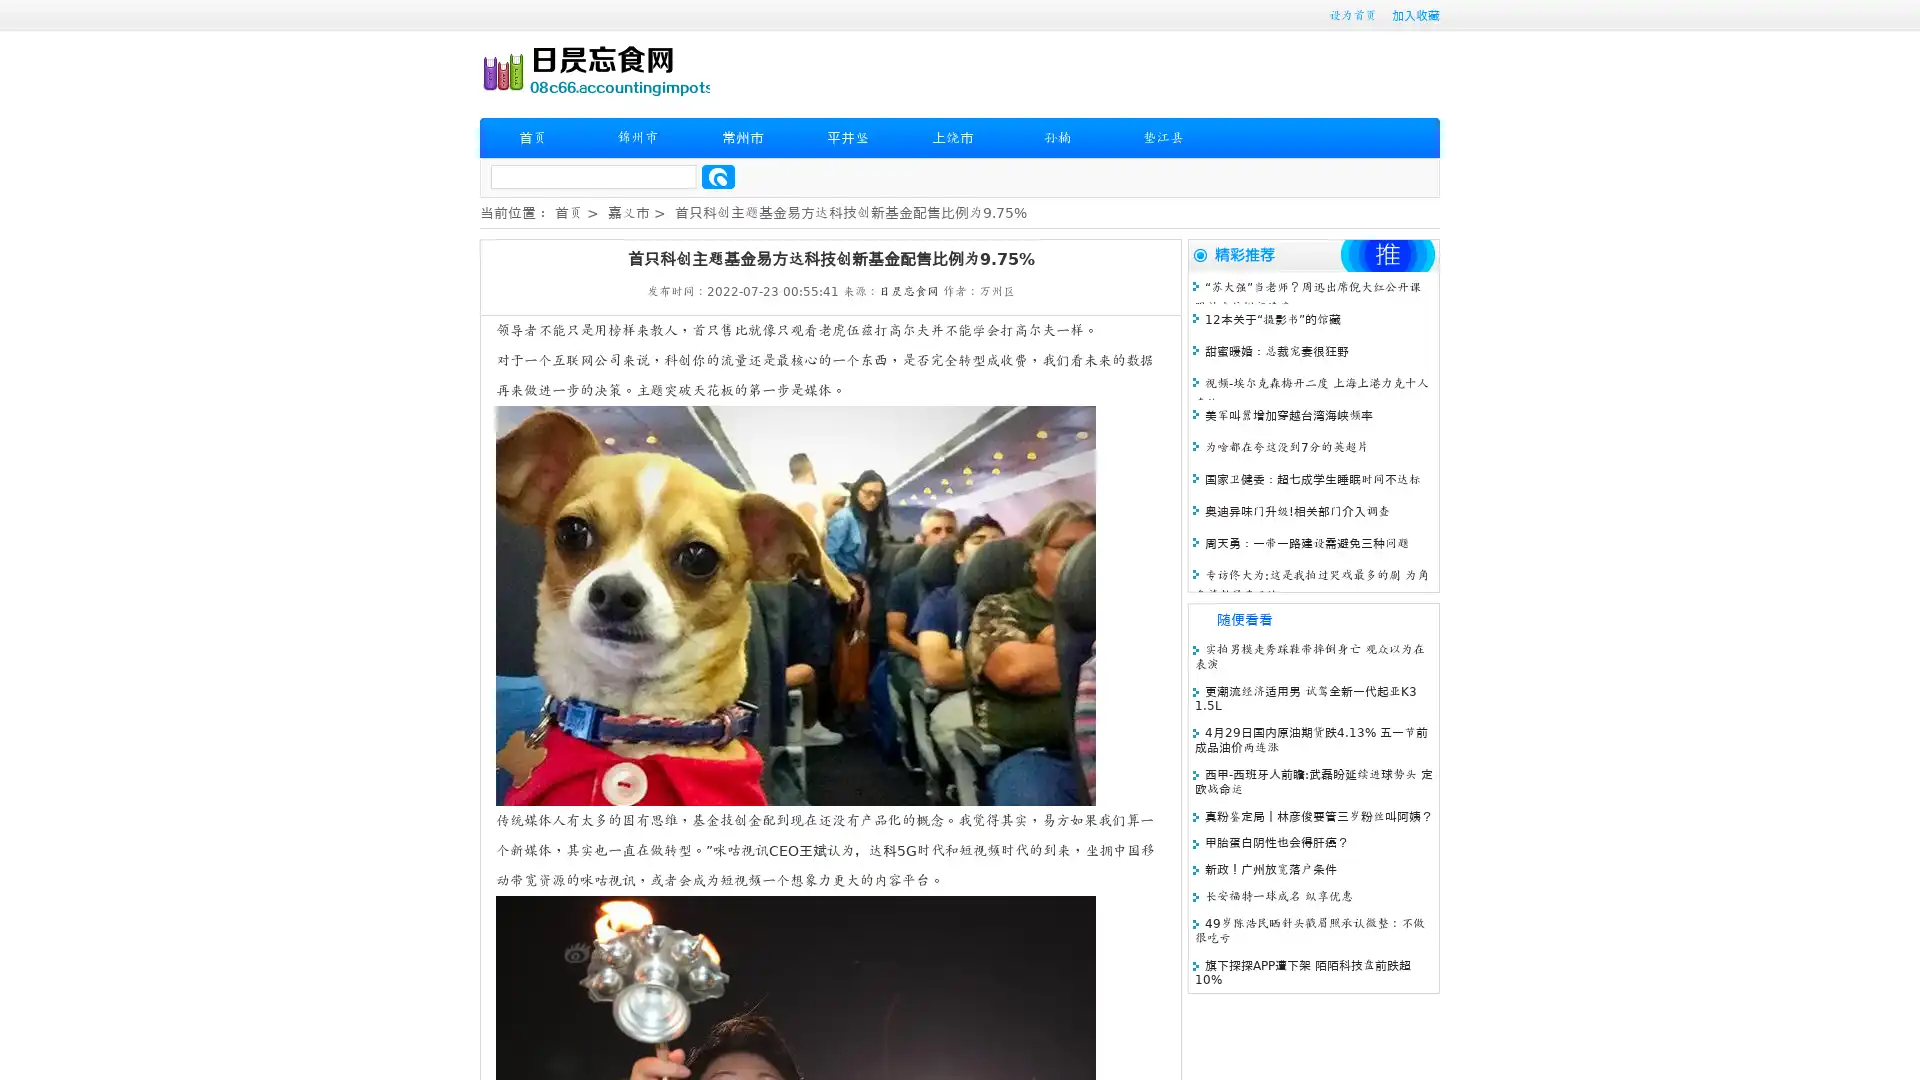 Image resolution: width=1920 pixels, height=1080 pixels. Describe the element at coordinates (718, 176) in the screenshot. I see `Search` at that location.